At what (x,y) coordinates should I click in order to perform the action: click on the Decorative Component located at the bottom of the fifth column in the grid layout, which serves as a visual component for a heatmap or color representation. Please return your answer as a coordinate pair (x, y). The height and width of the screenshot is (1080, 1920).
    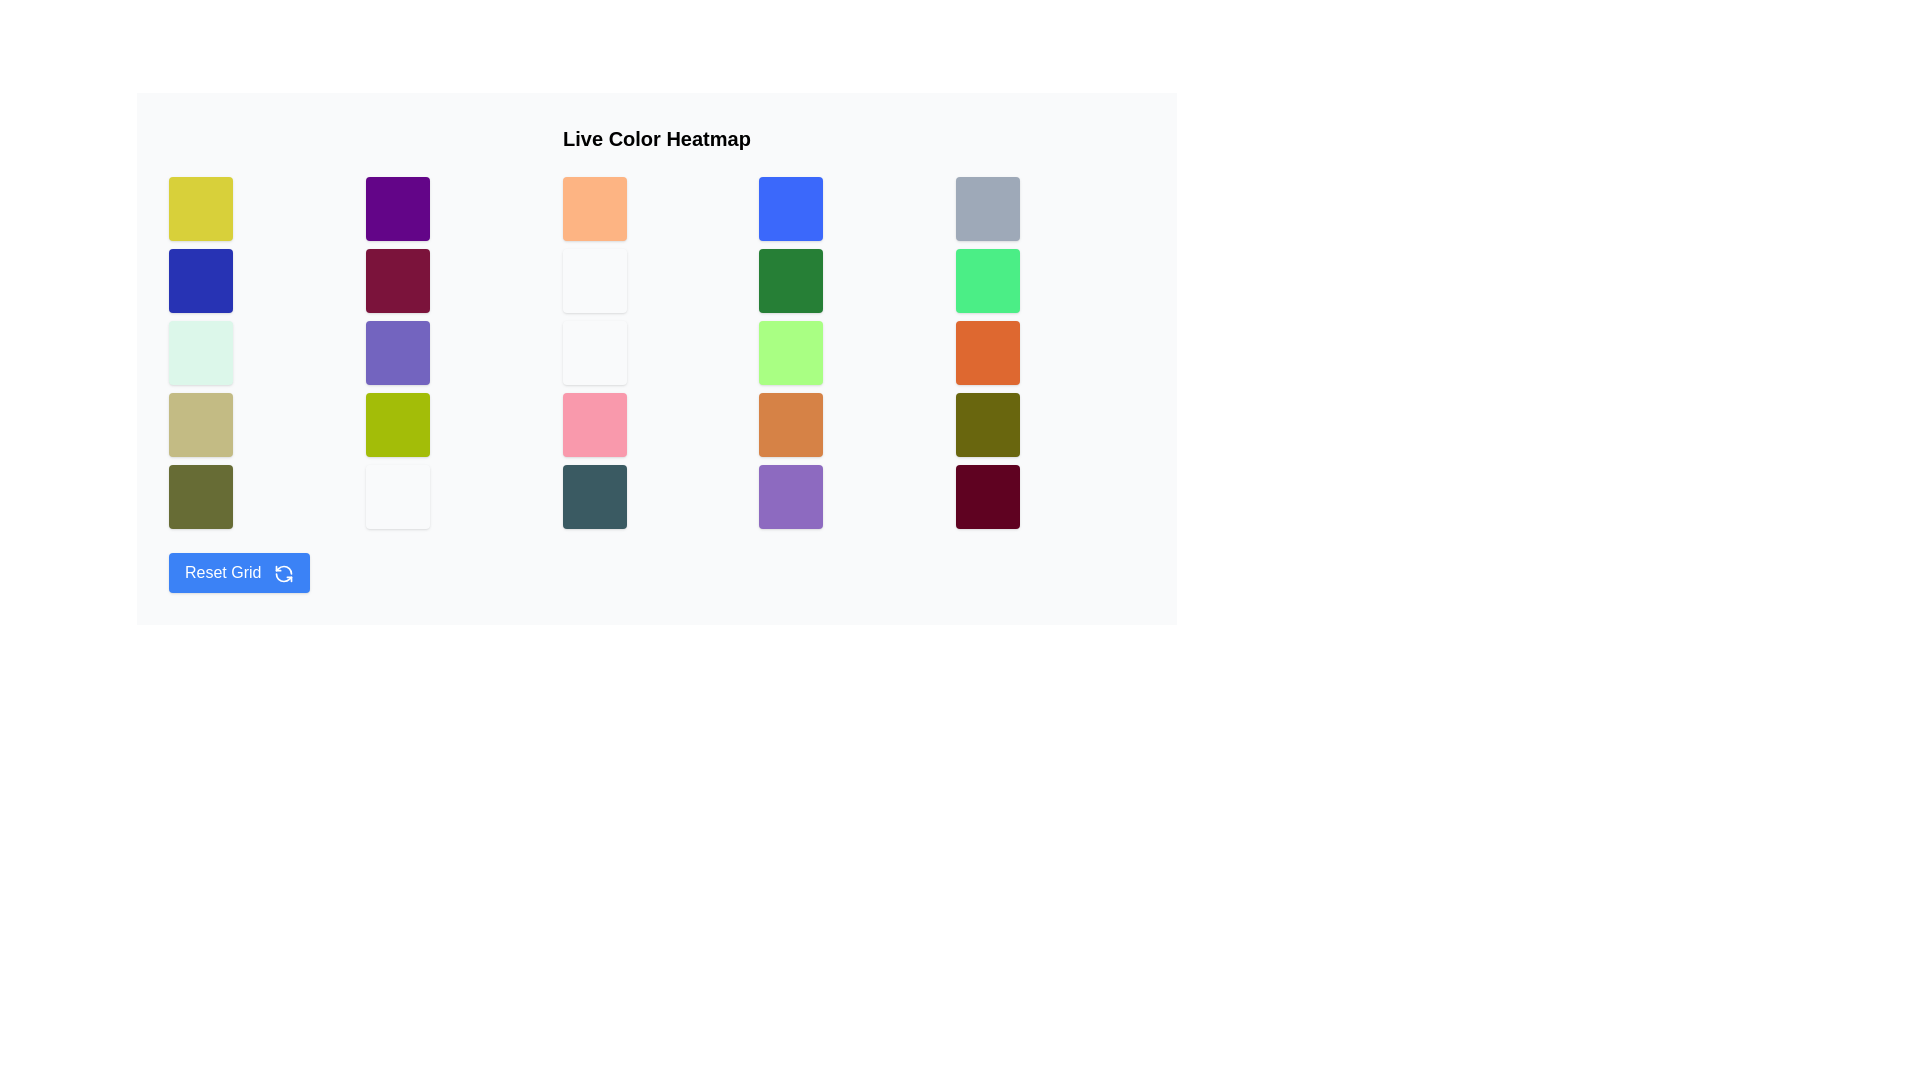
    Looking at the image, I should click on (988, 496).